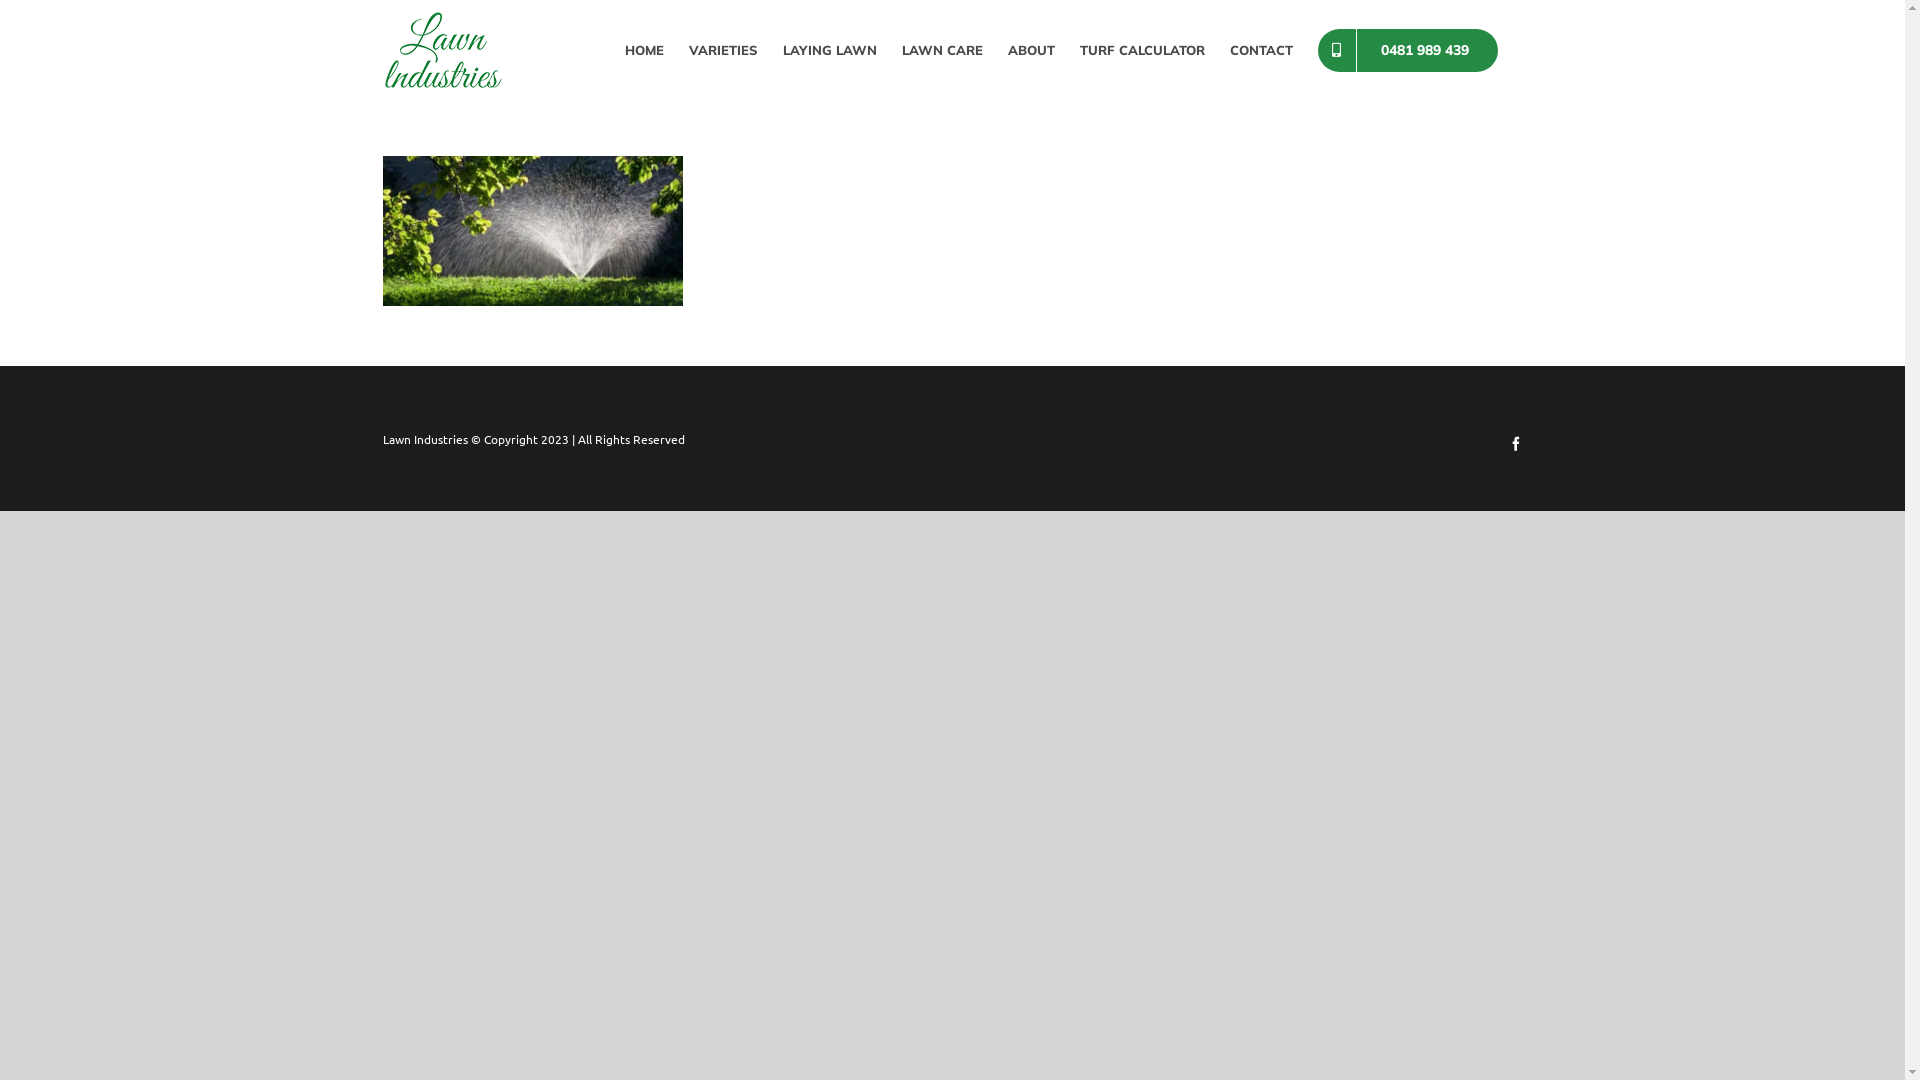  What do you see at coordinates (643, 49) in the screenshot?
I see `'HOME'` at bounding box center [643, 49].